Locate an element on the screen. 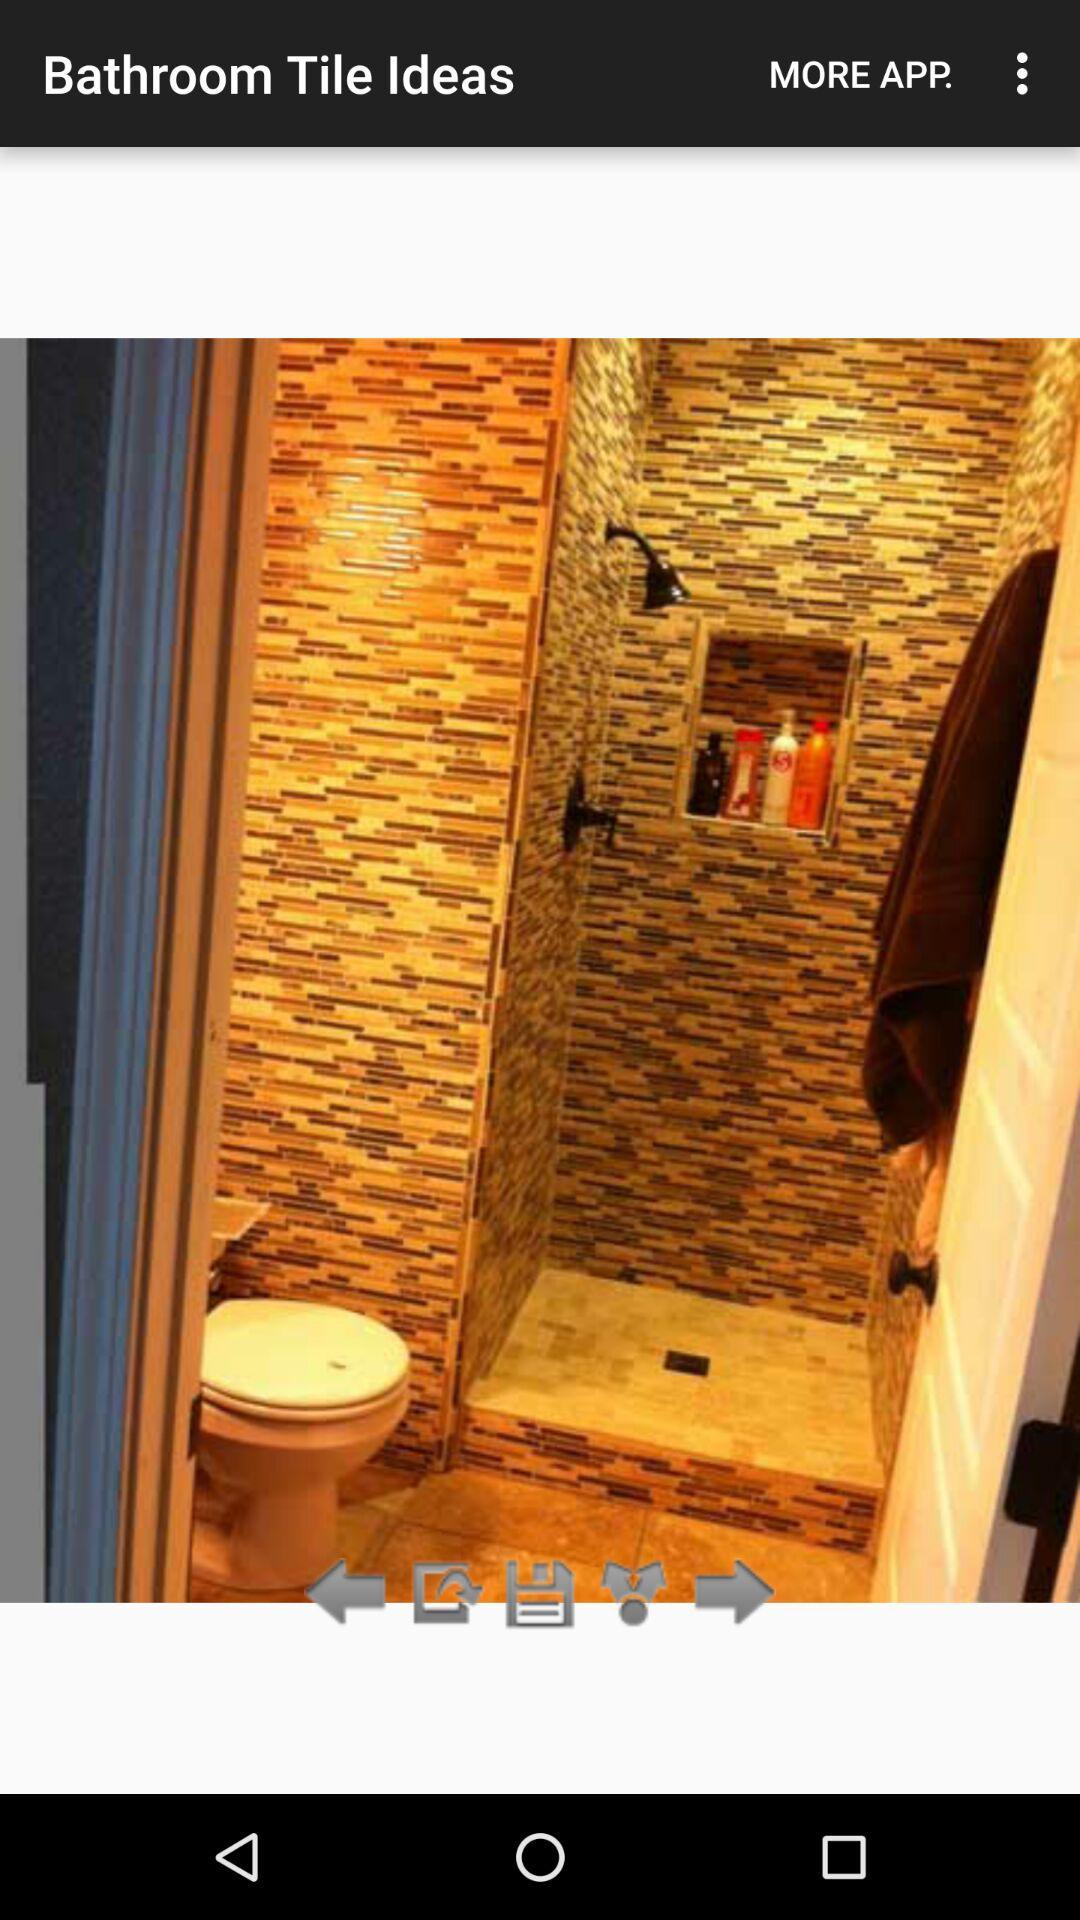 The height and width of the screenshot is (1920, 1080). export image is located at coordinates (444, 1593).